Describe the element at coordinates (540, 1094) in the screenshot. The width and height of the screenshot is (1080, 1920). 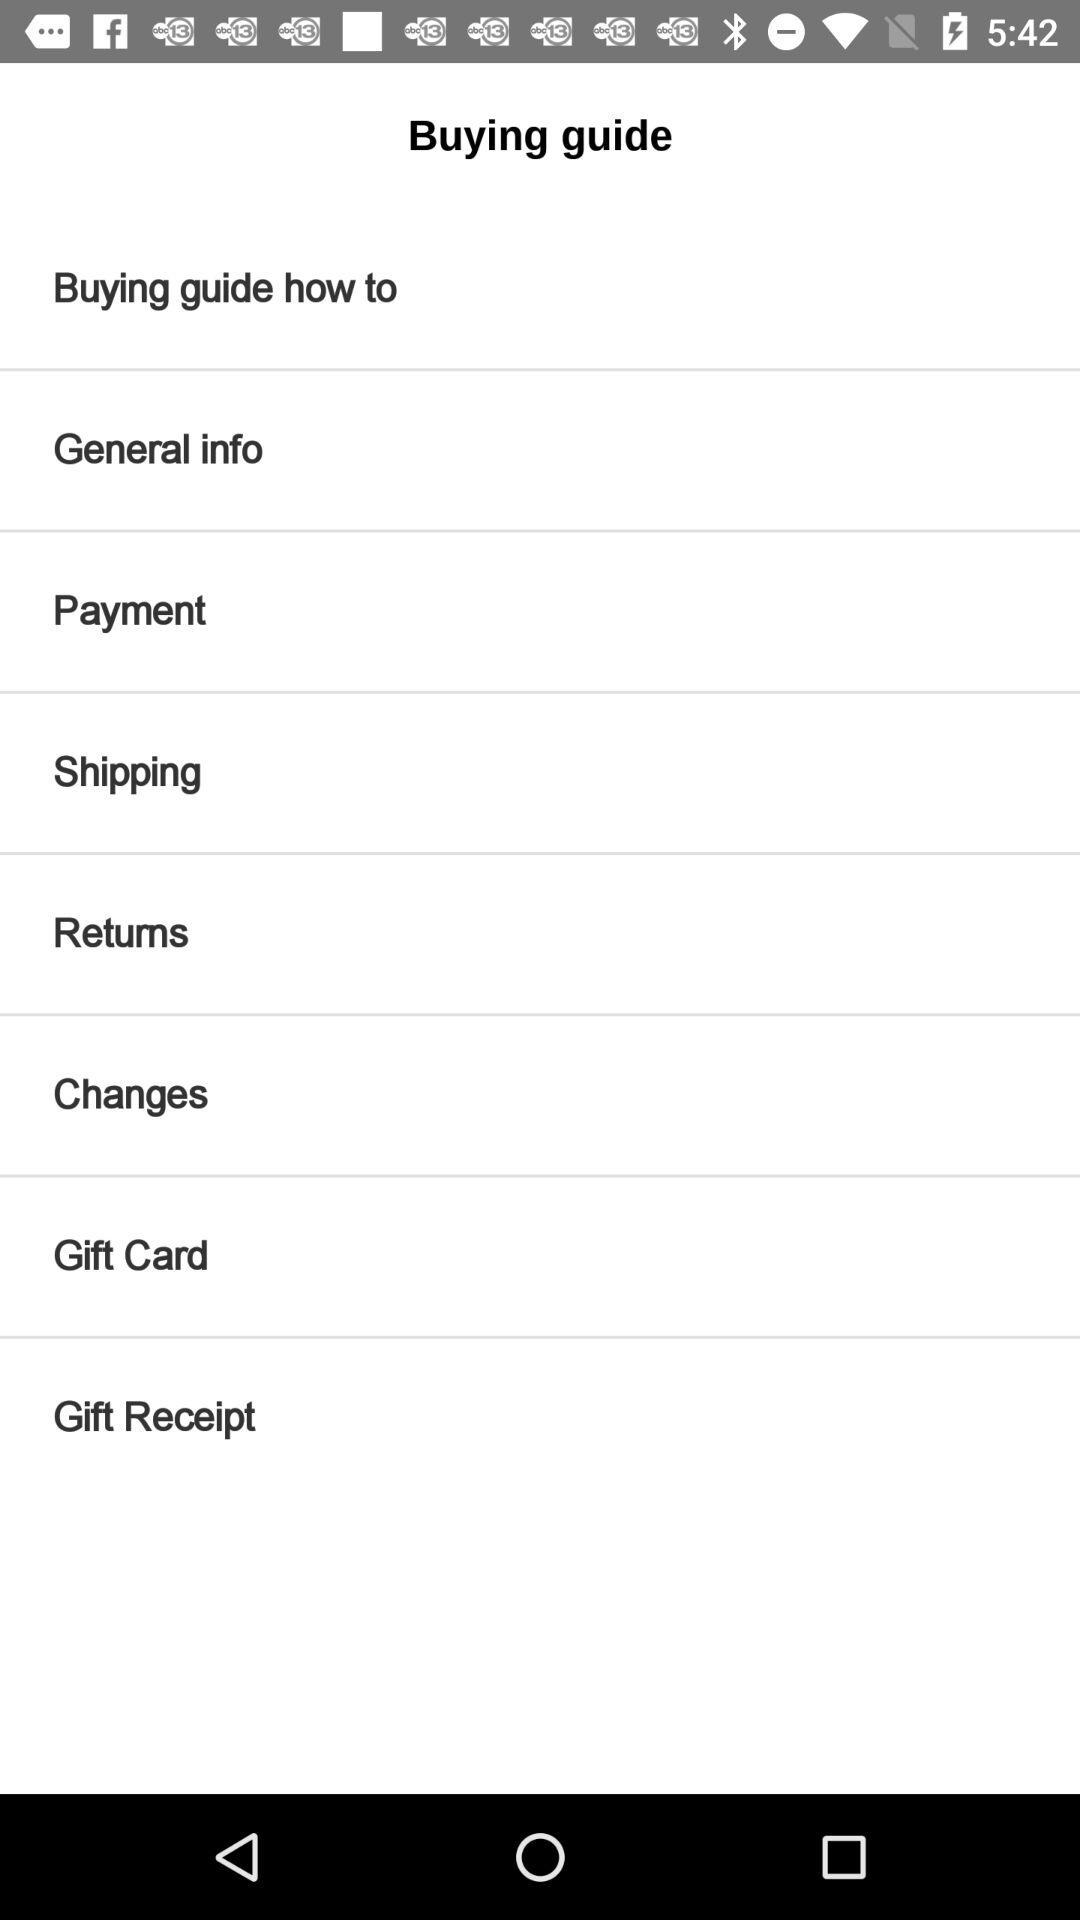
I see `the changes item` at that location.